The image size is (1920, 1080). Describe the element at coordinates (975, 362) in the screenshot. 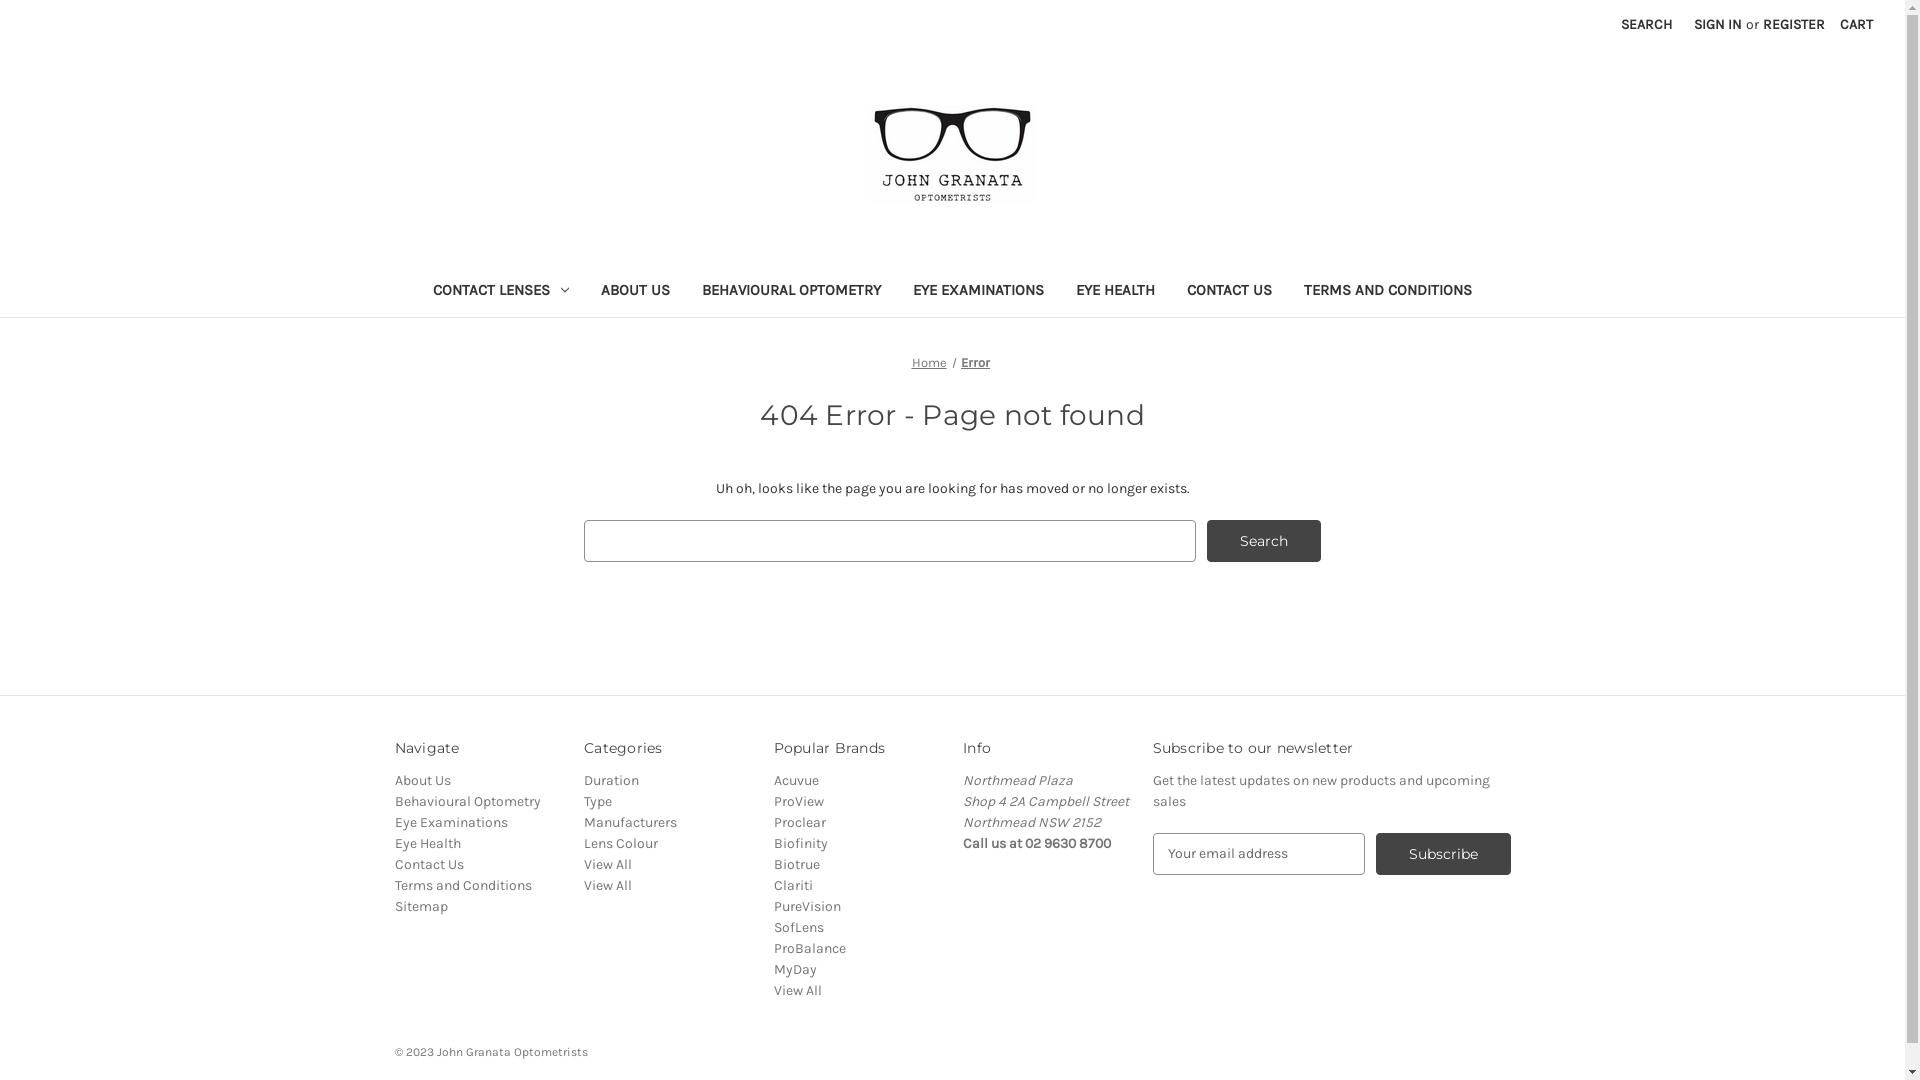

I see `'Error'` at that location.